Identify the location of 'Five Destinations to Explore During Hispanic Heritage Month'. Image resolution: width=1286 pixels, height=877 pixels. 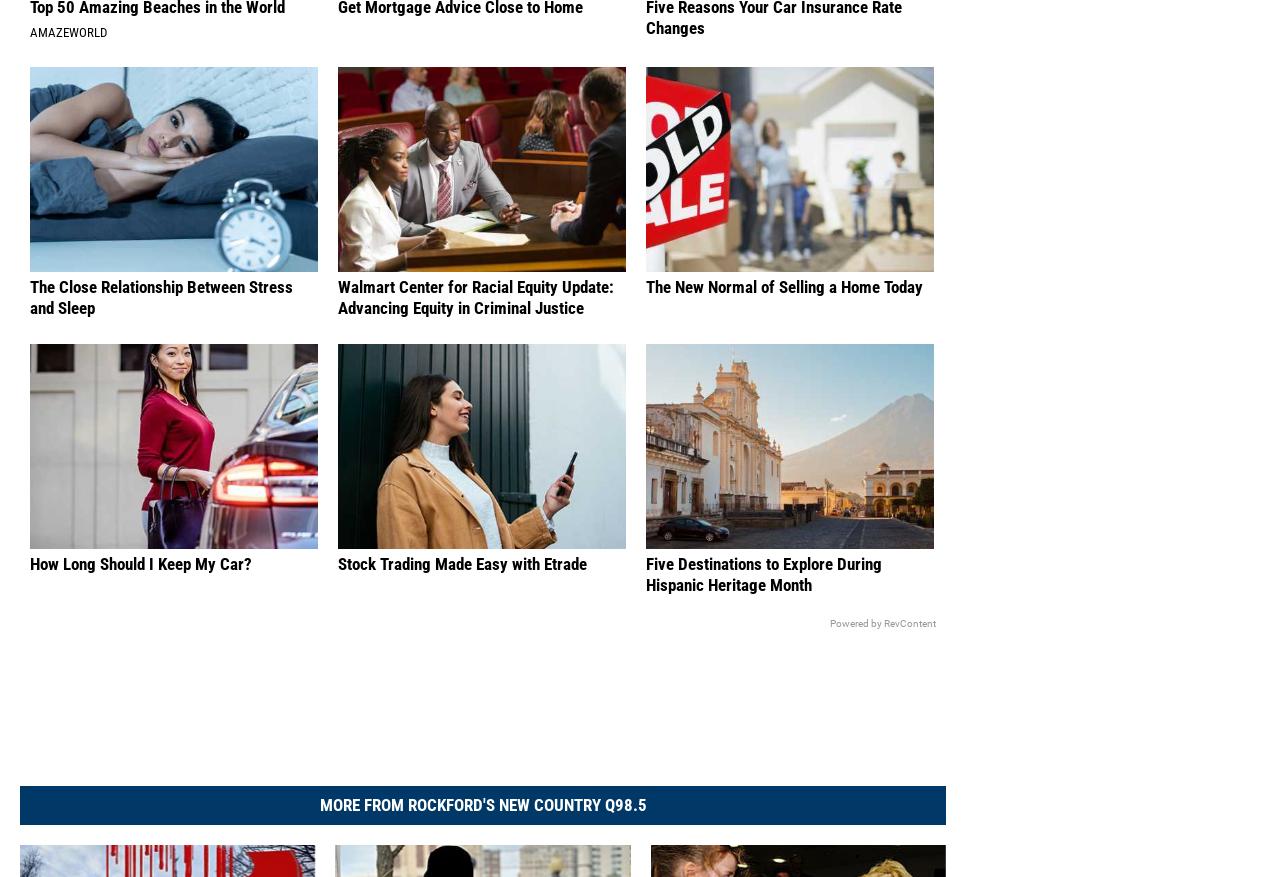
(764, 595).